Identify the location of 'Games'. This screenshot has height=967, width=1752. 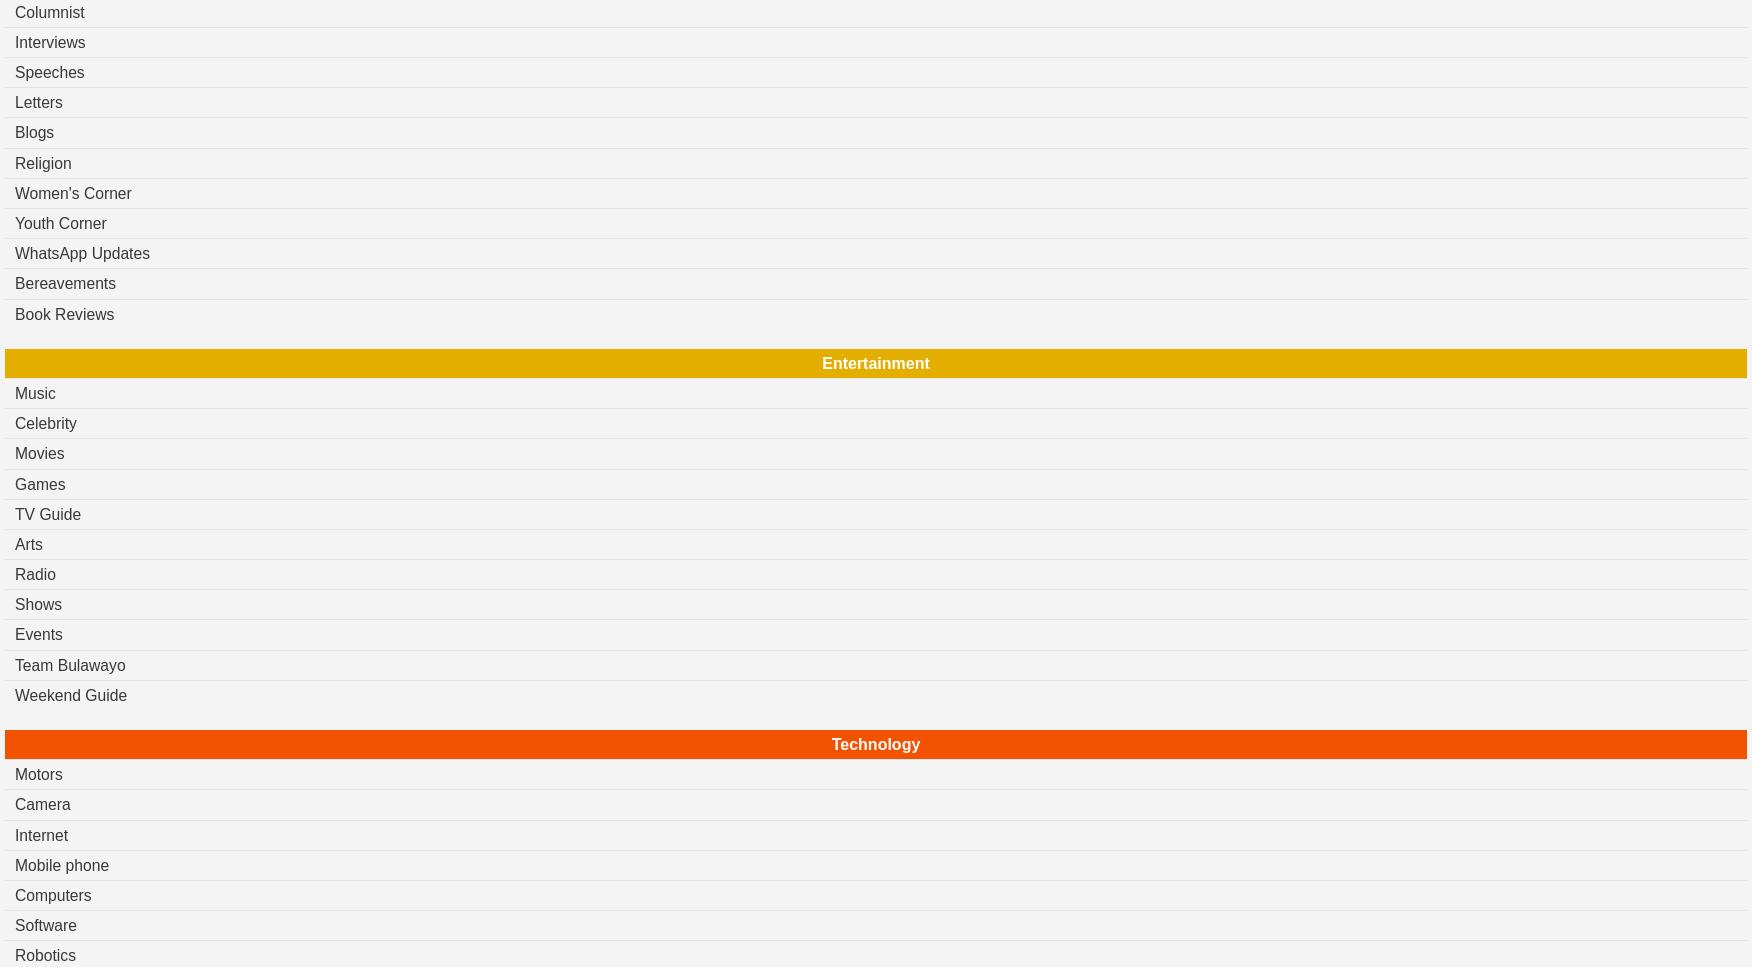
(15, 483).